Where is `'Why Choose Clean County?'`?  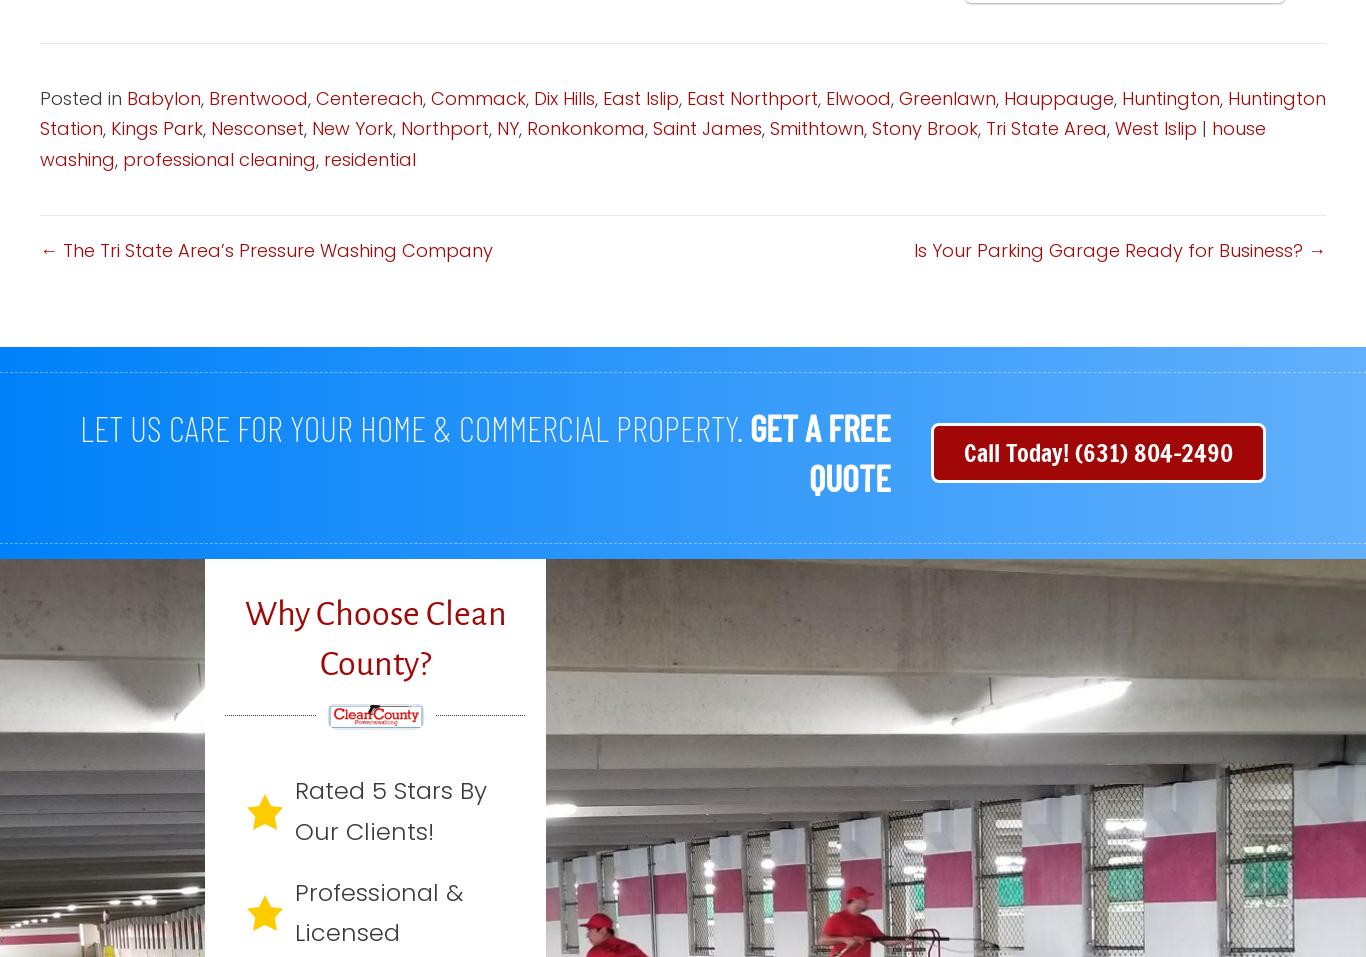 'Why Choose Clean County?' is located at coordinates (373, 637).